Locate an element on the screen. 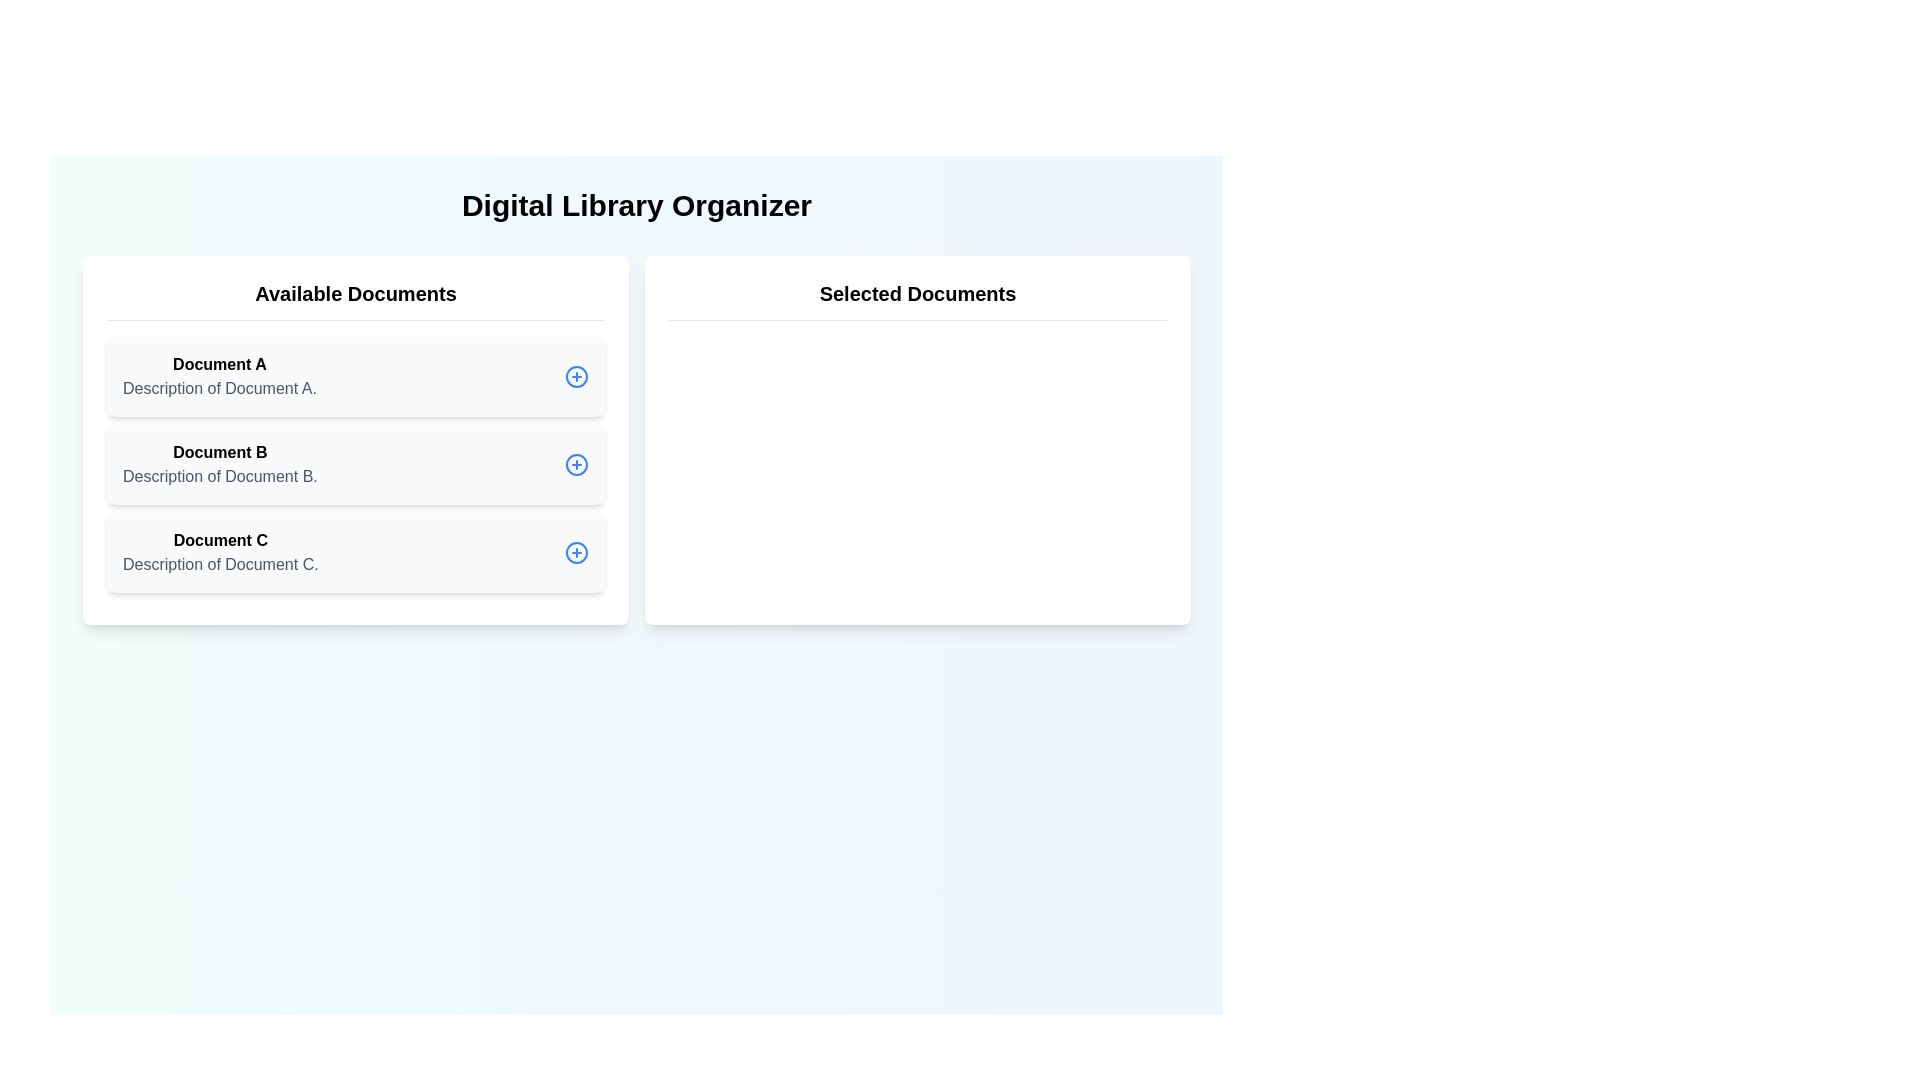  the 'Selected Documents' text label, which is styled with a bold font and underlined, serving as a header on the right side of the interface is located at coordinates (916, 300).